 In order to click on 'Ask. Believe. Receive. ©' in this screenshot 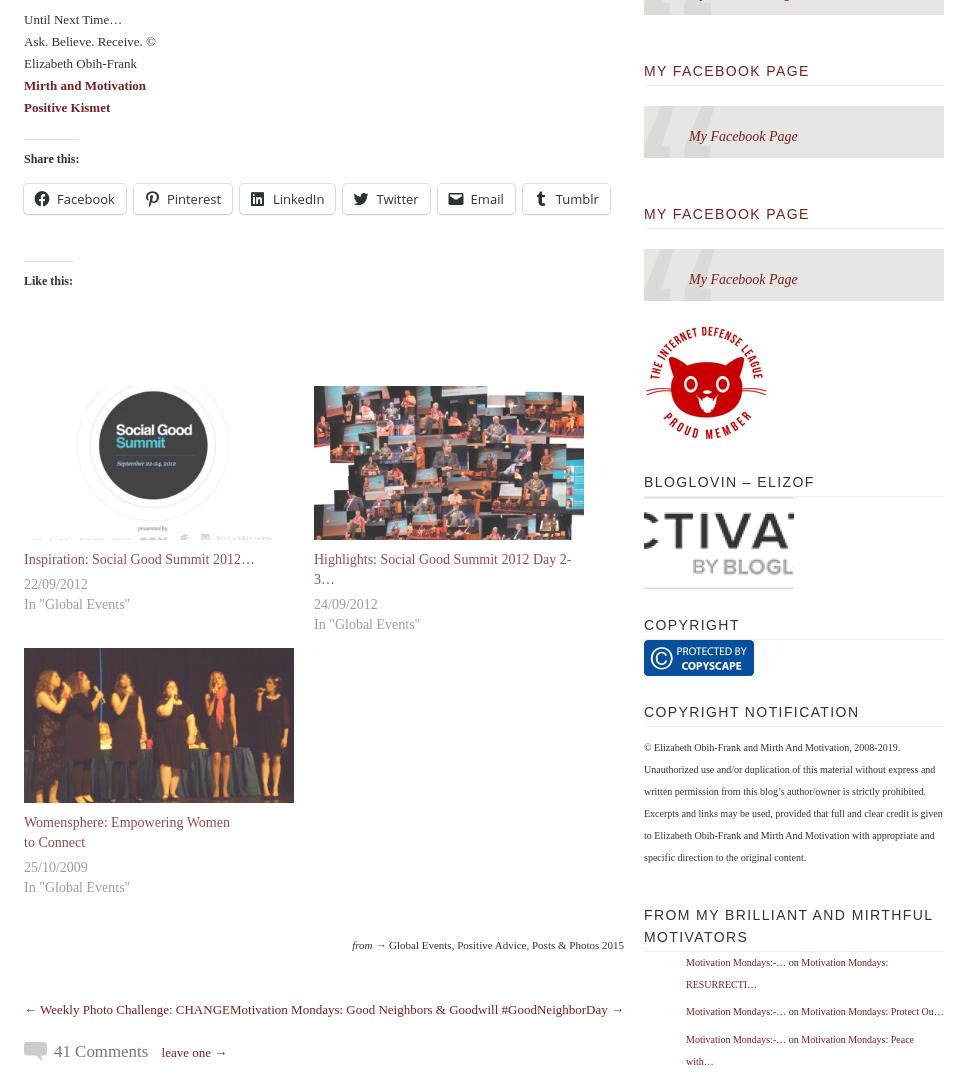, I will do `click(89, 40)`.